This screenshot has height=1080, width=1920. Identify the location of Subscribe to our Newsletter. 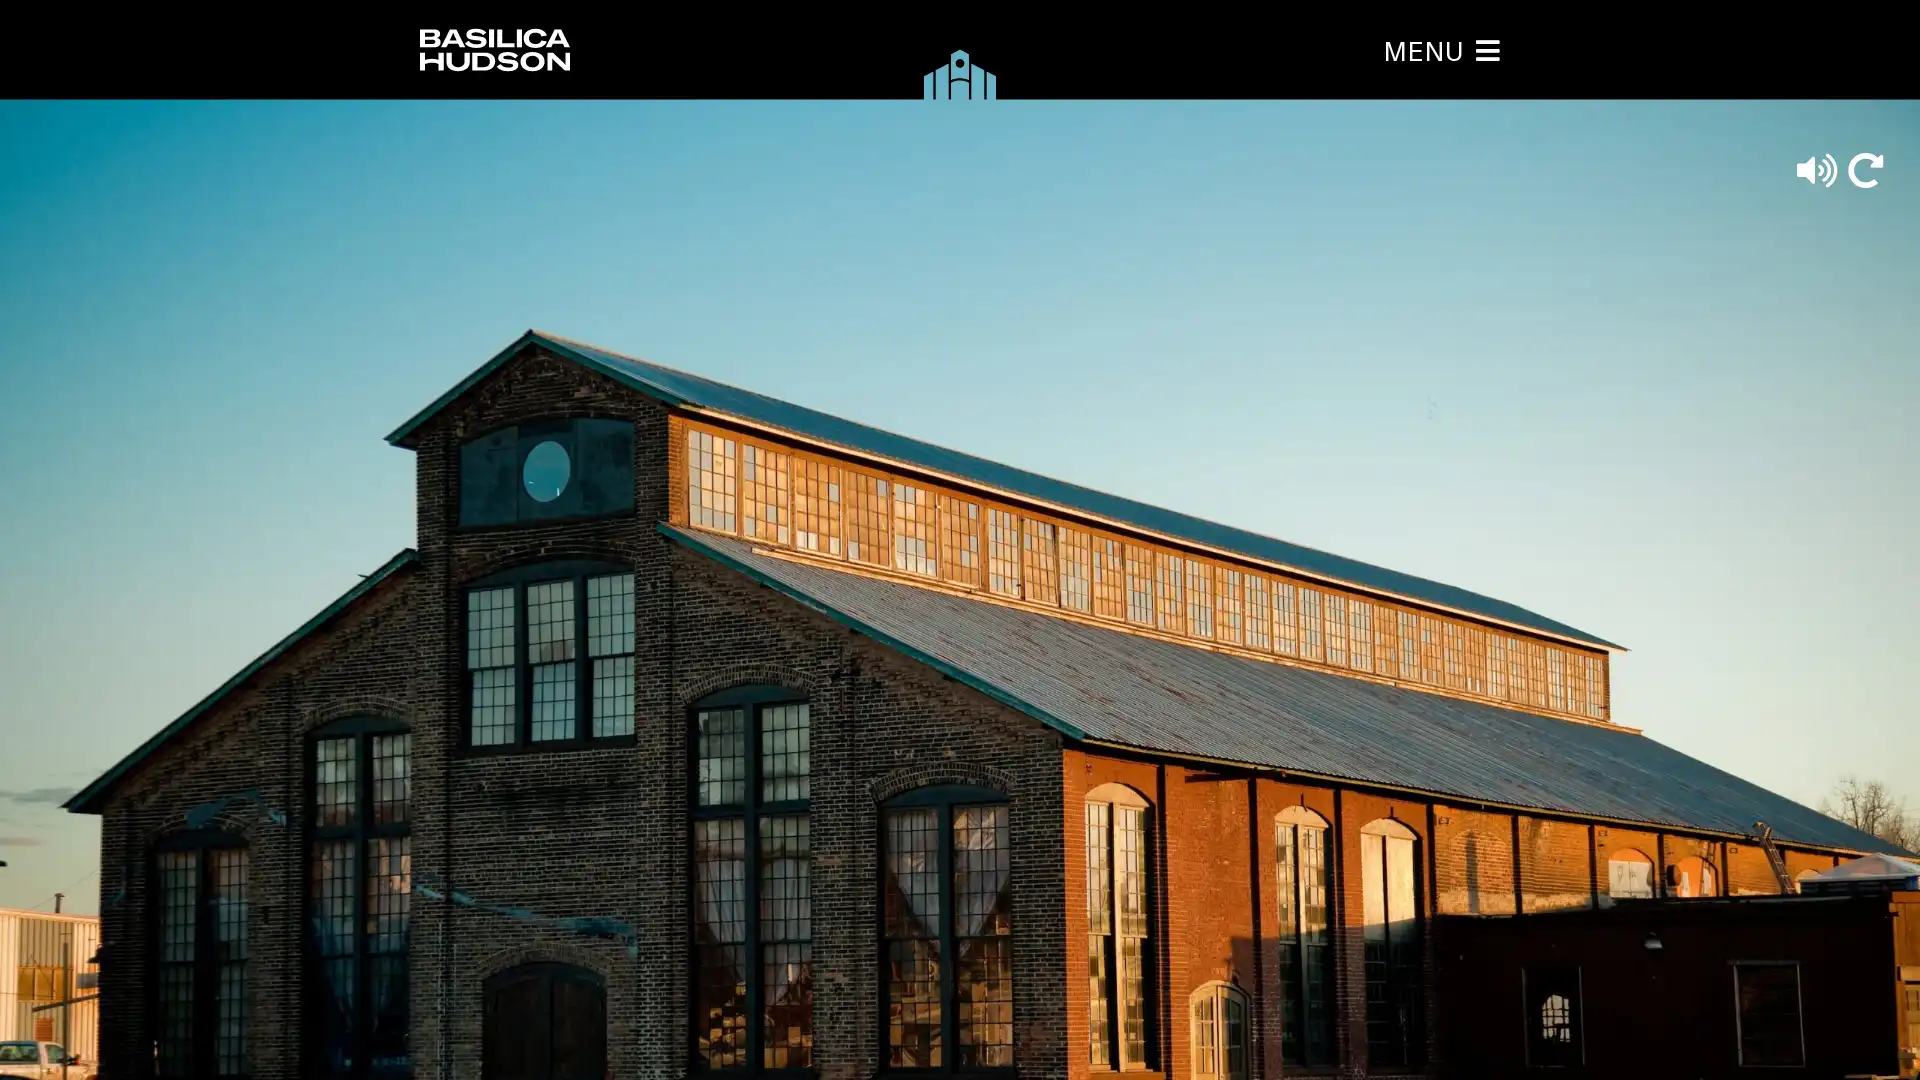
(921, 536).